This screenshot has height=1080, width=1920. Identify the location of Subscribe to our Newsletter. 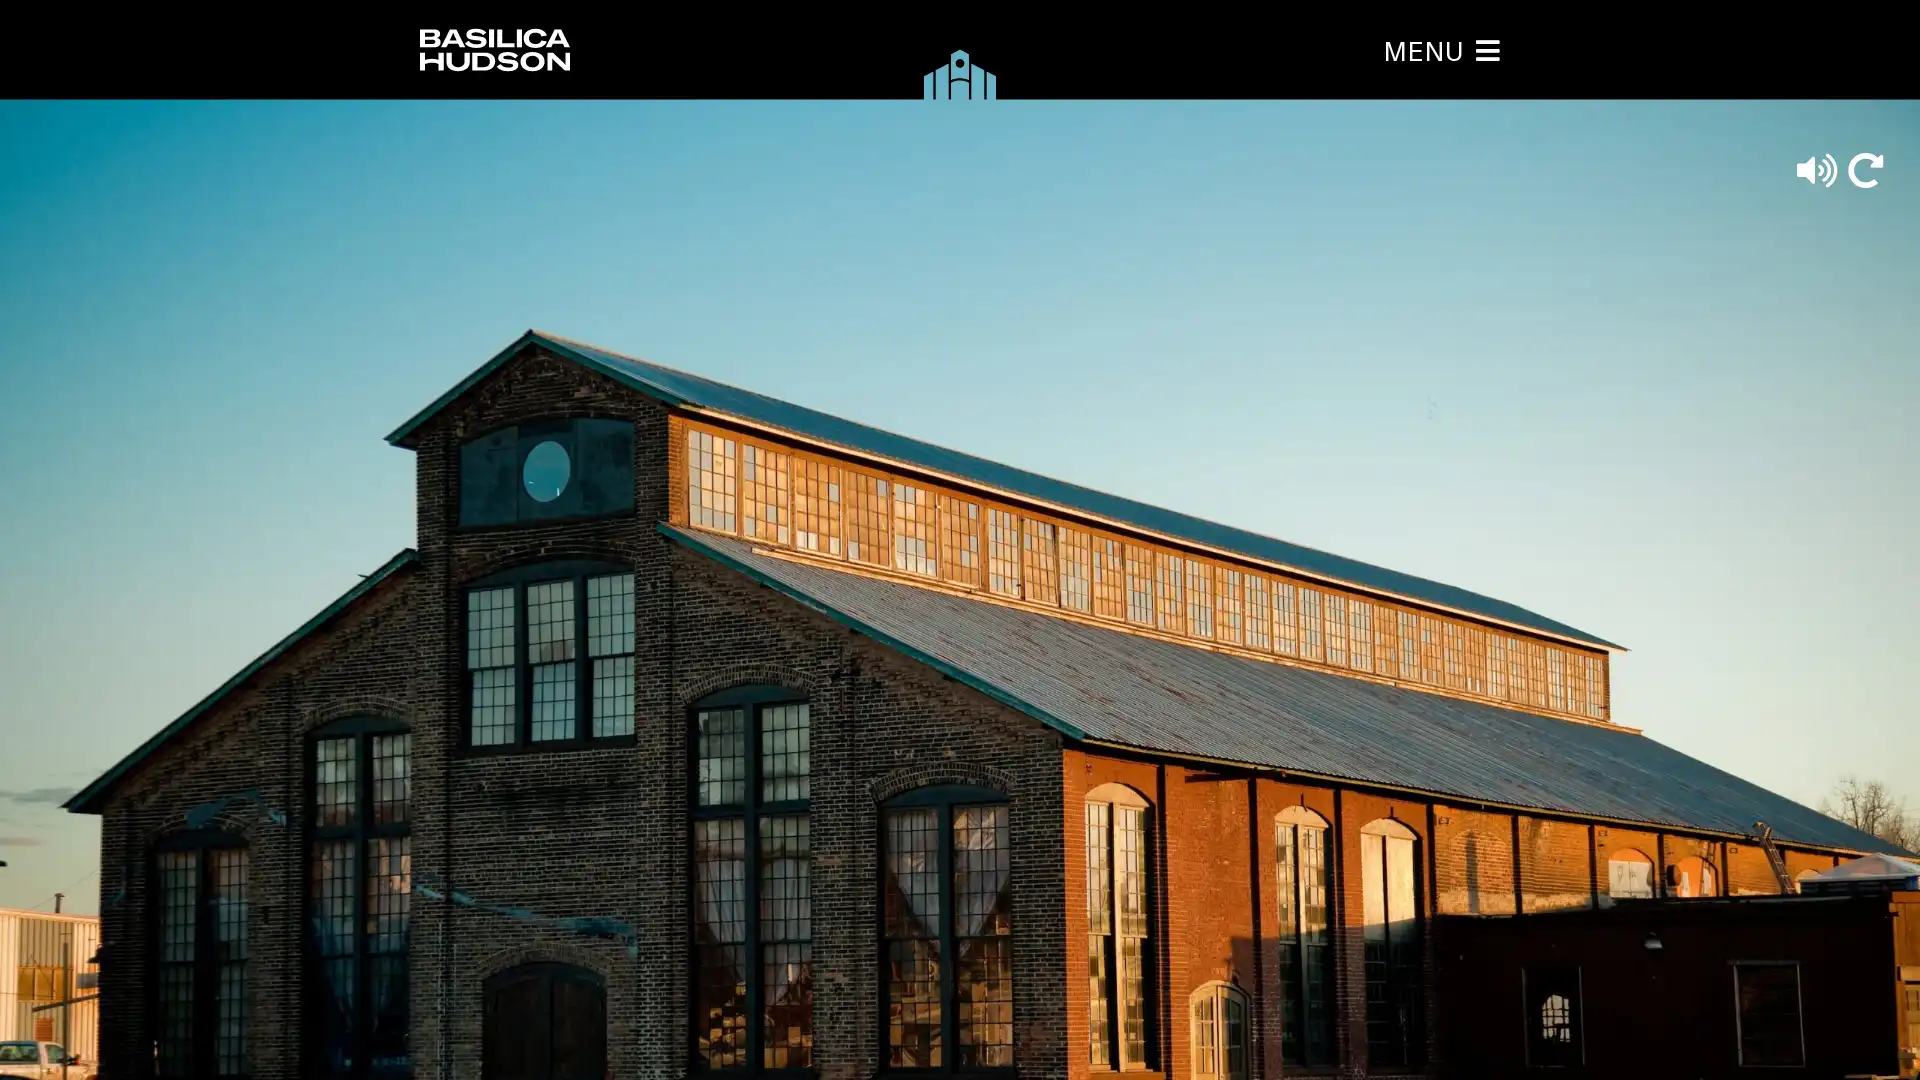
(921, 536).